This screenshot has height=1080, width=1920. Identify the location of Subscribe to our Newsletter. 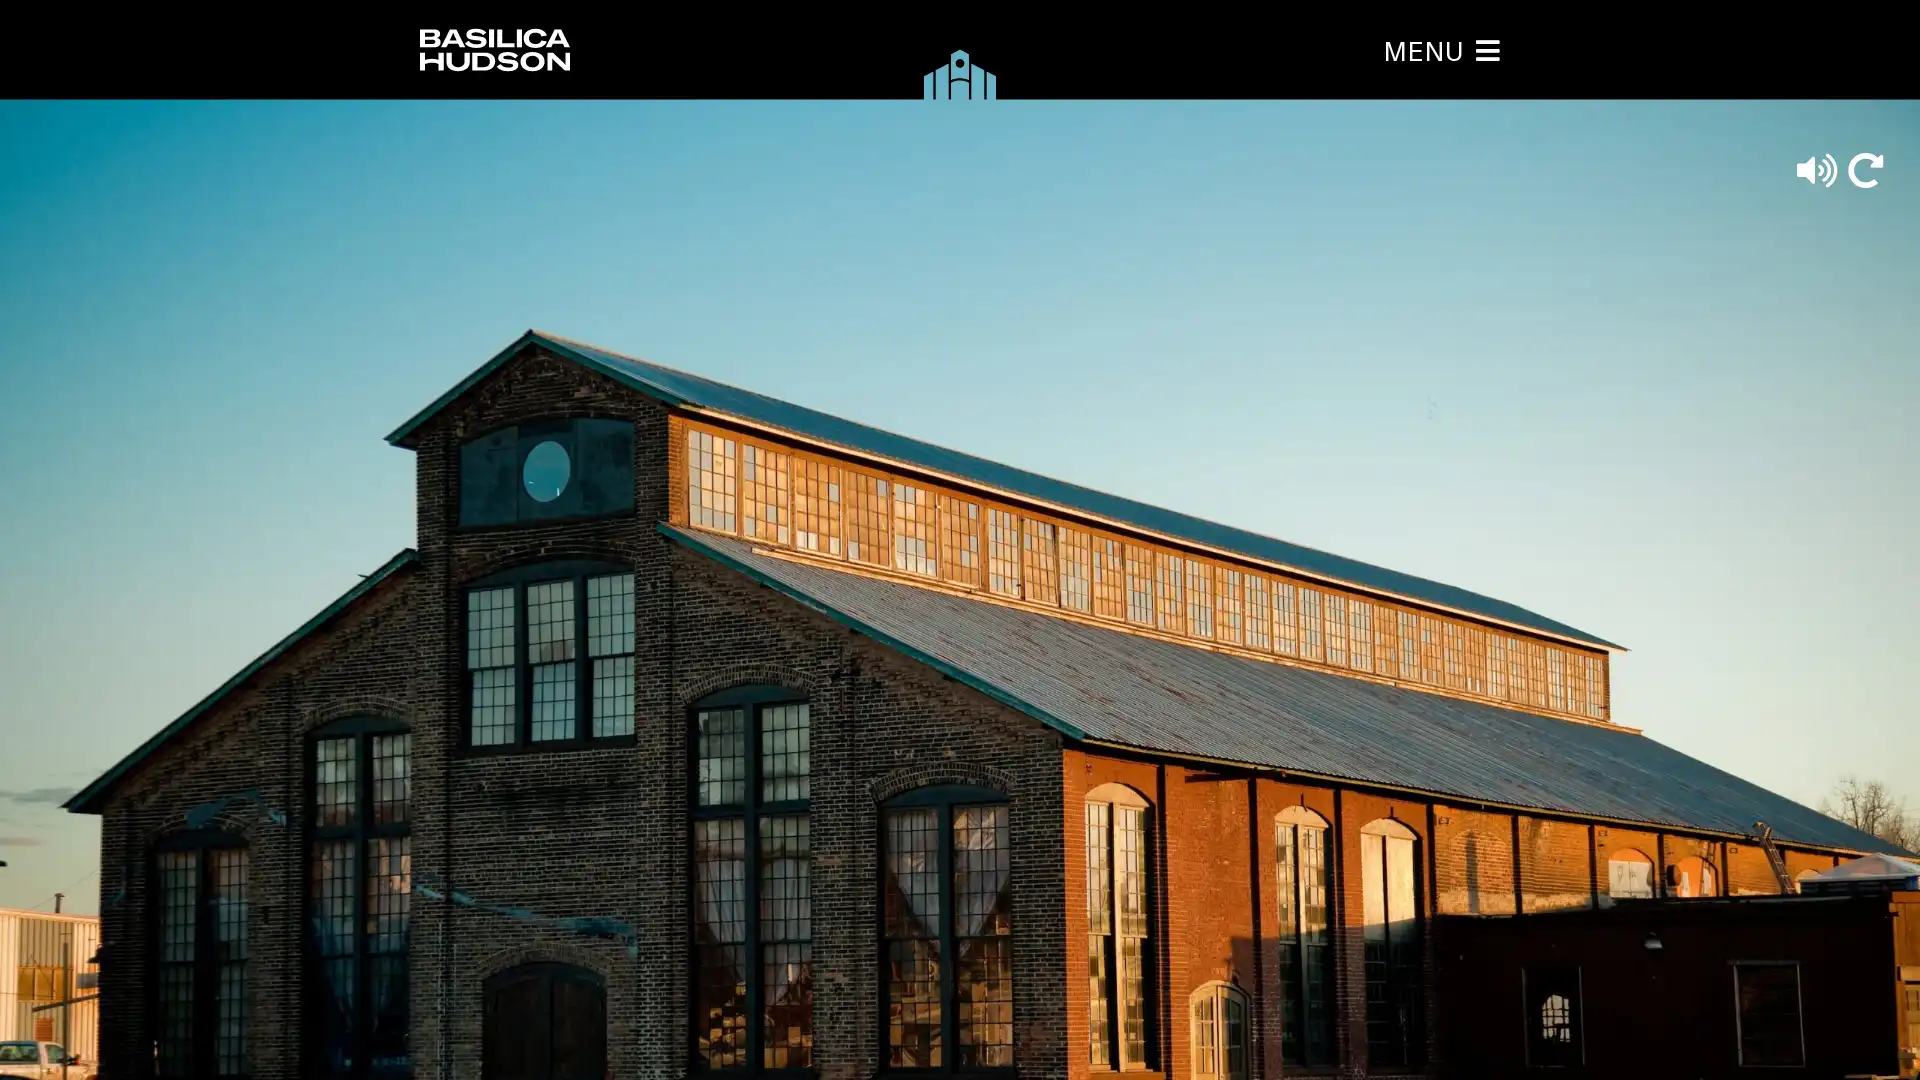
(921, 536).